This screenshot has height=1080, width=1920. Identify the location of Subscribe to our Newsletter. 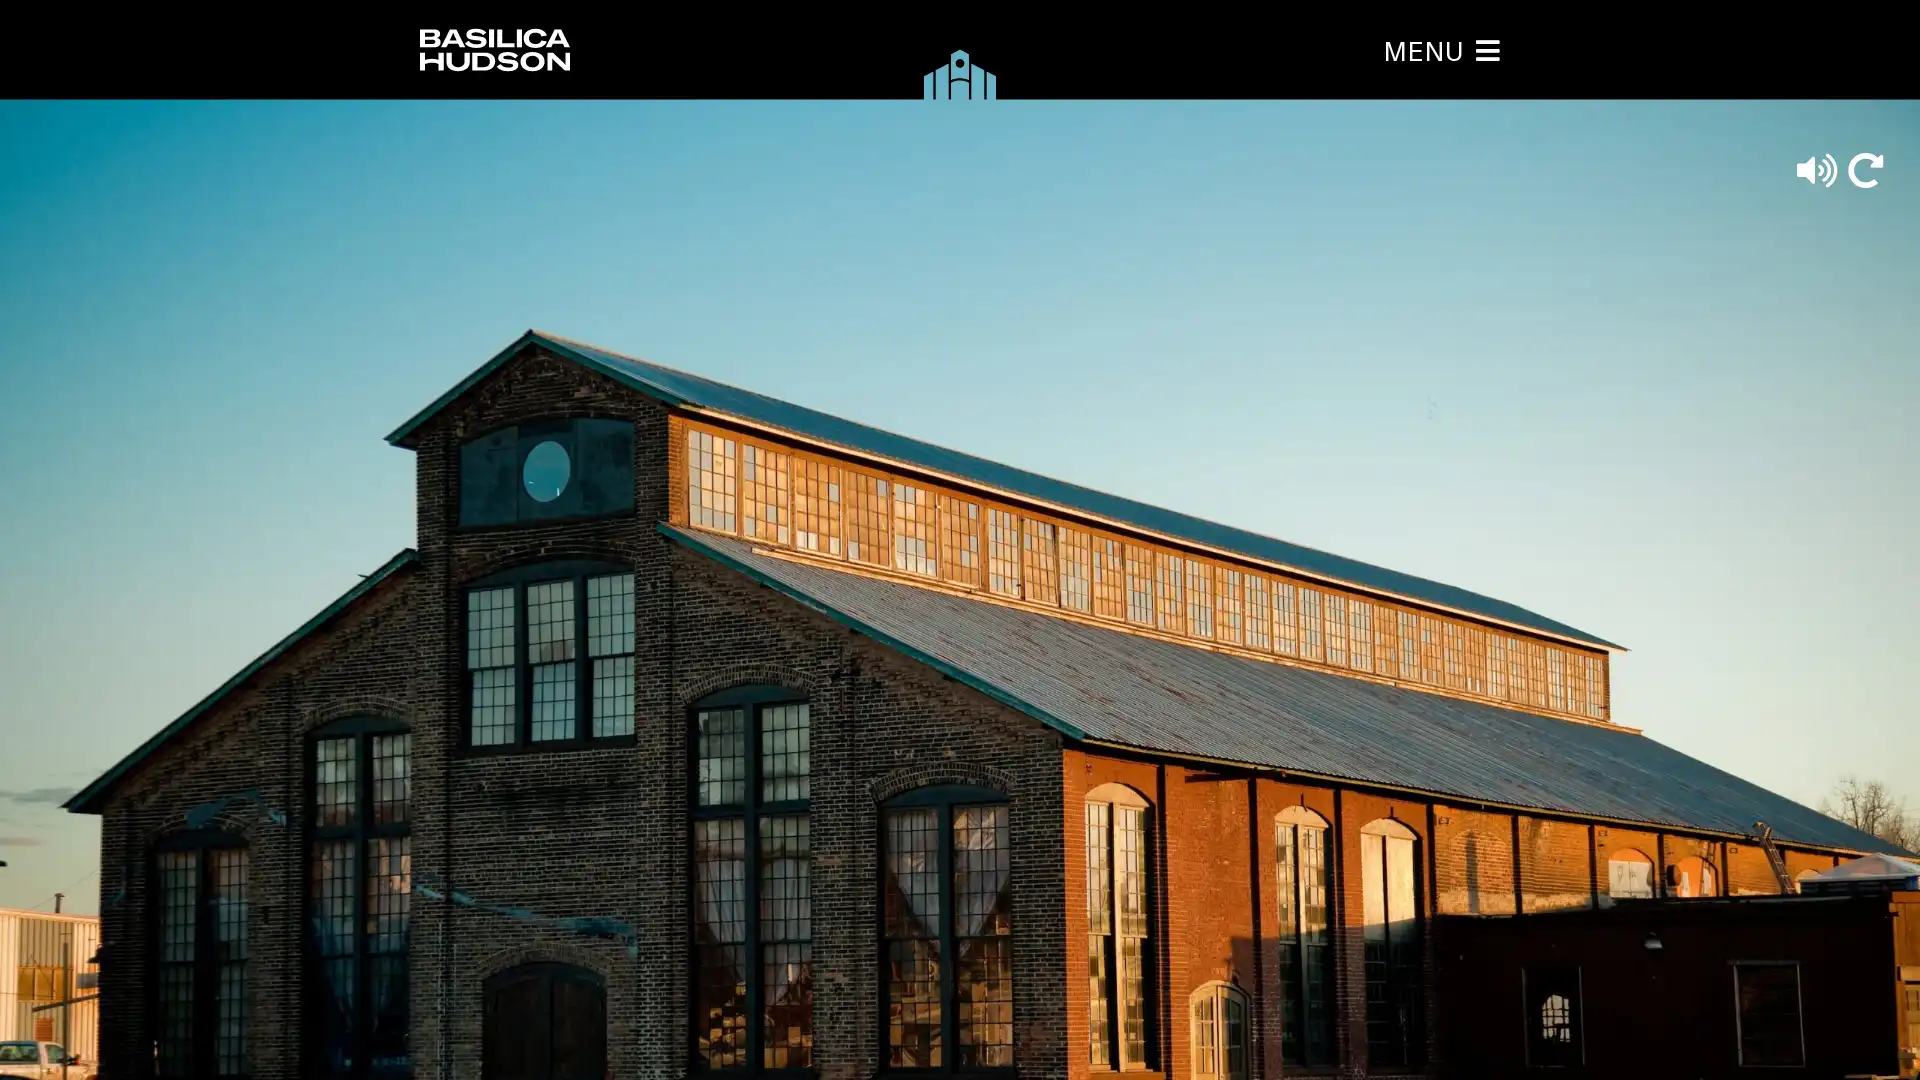
(921, 536).